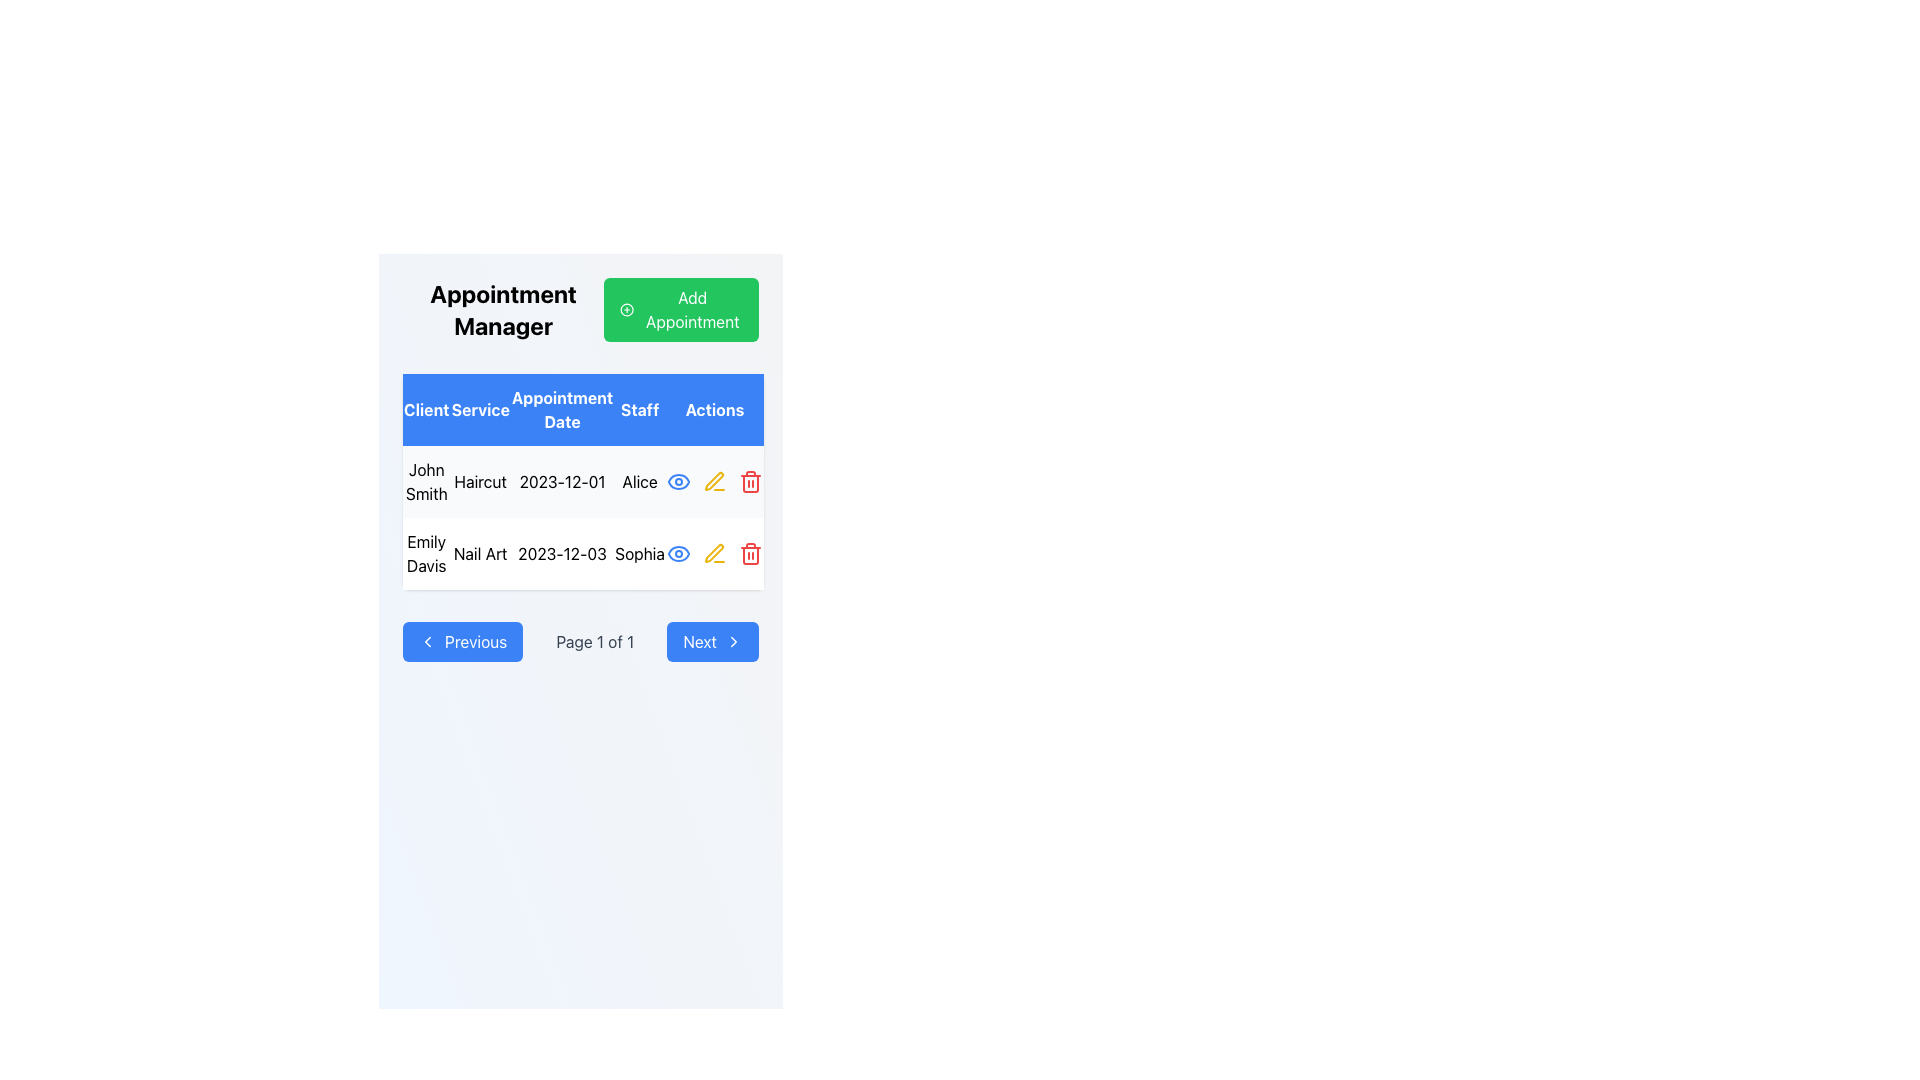  I want to click on date displayed in the Text Display under the 'Appointment Date' column, located in the second row of the table, between 'Haircut' and 'Alice', so click(561, 482).